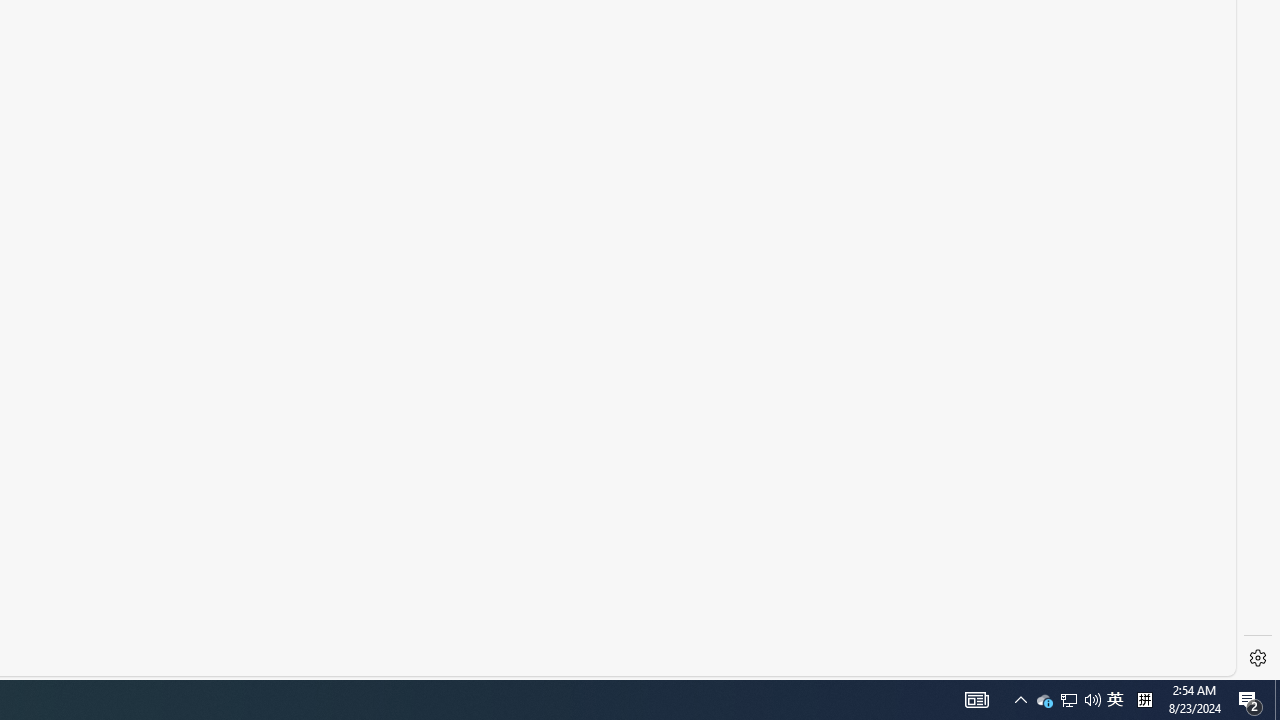 The image size is (1280, 720). I want to click on 'Action Center, 2 new notifications', so click(1250, 698).